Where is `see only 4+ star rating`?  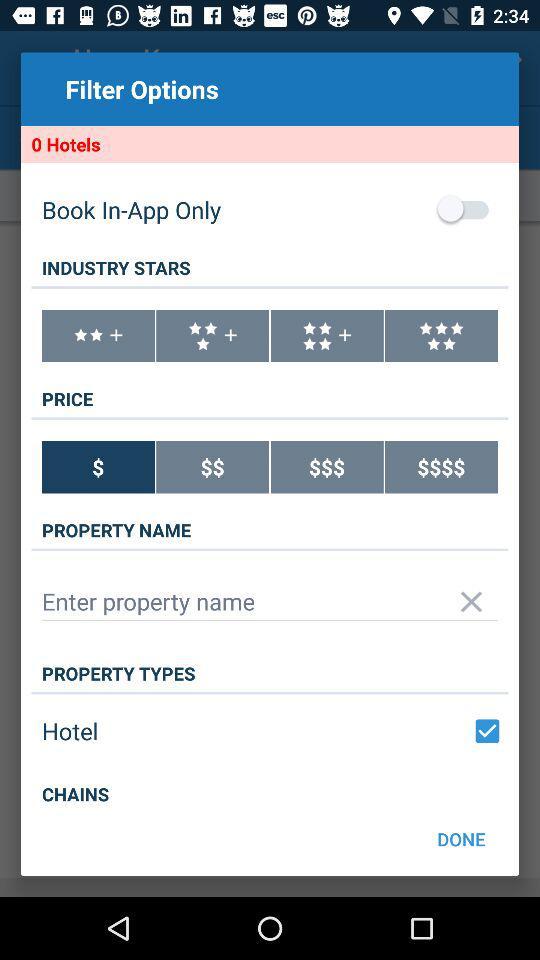 see only 4+ star rating is located at coordinates (327, 336).